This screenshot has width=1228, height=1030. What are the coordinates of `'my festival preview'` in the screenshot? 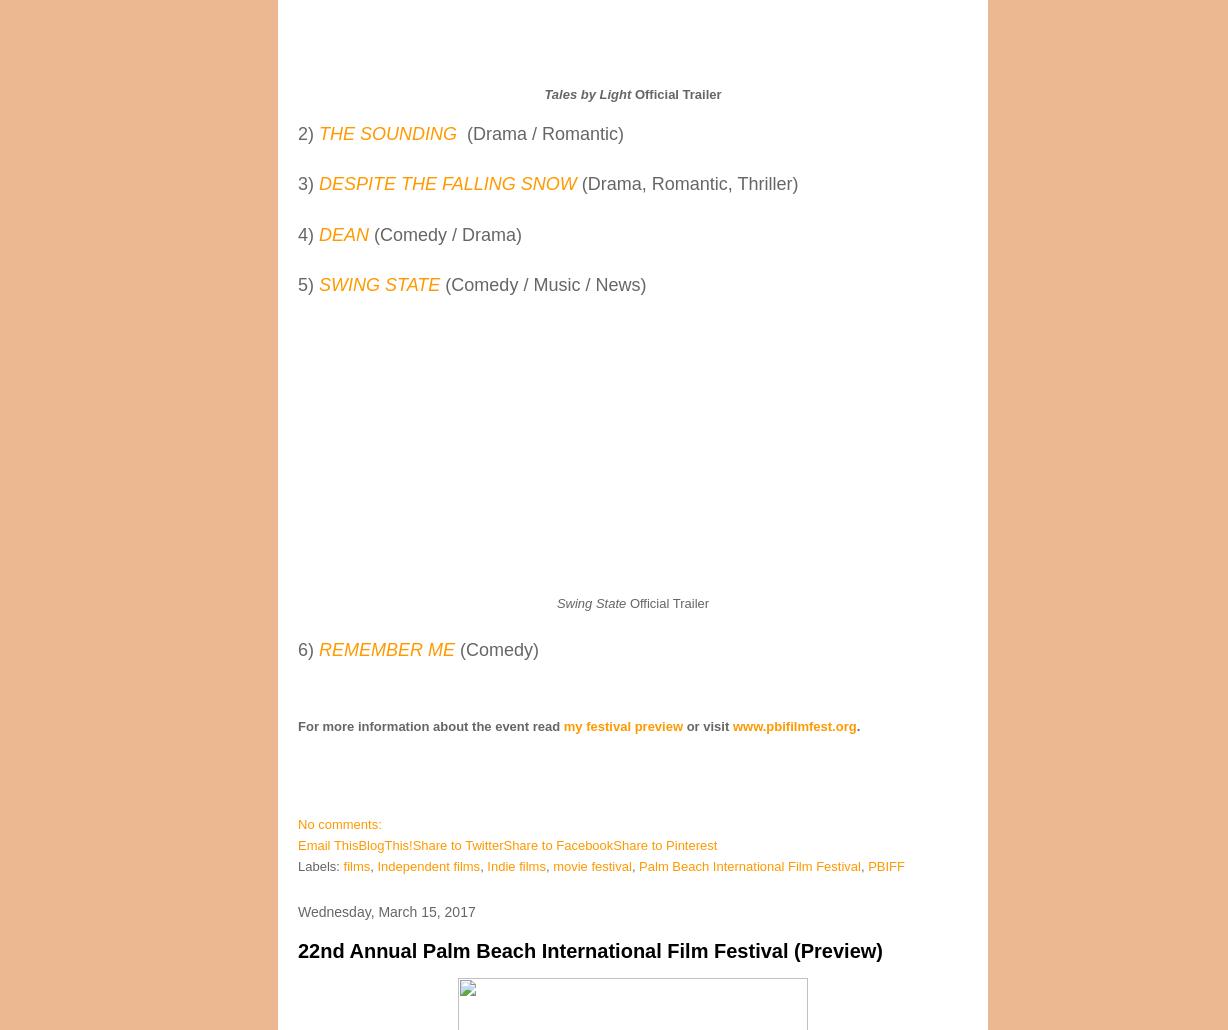 It's located at (624, 725).